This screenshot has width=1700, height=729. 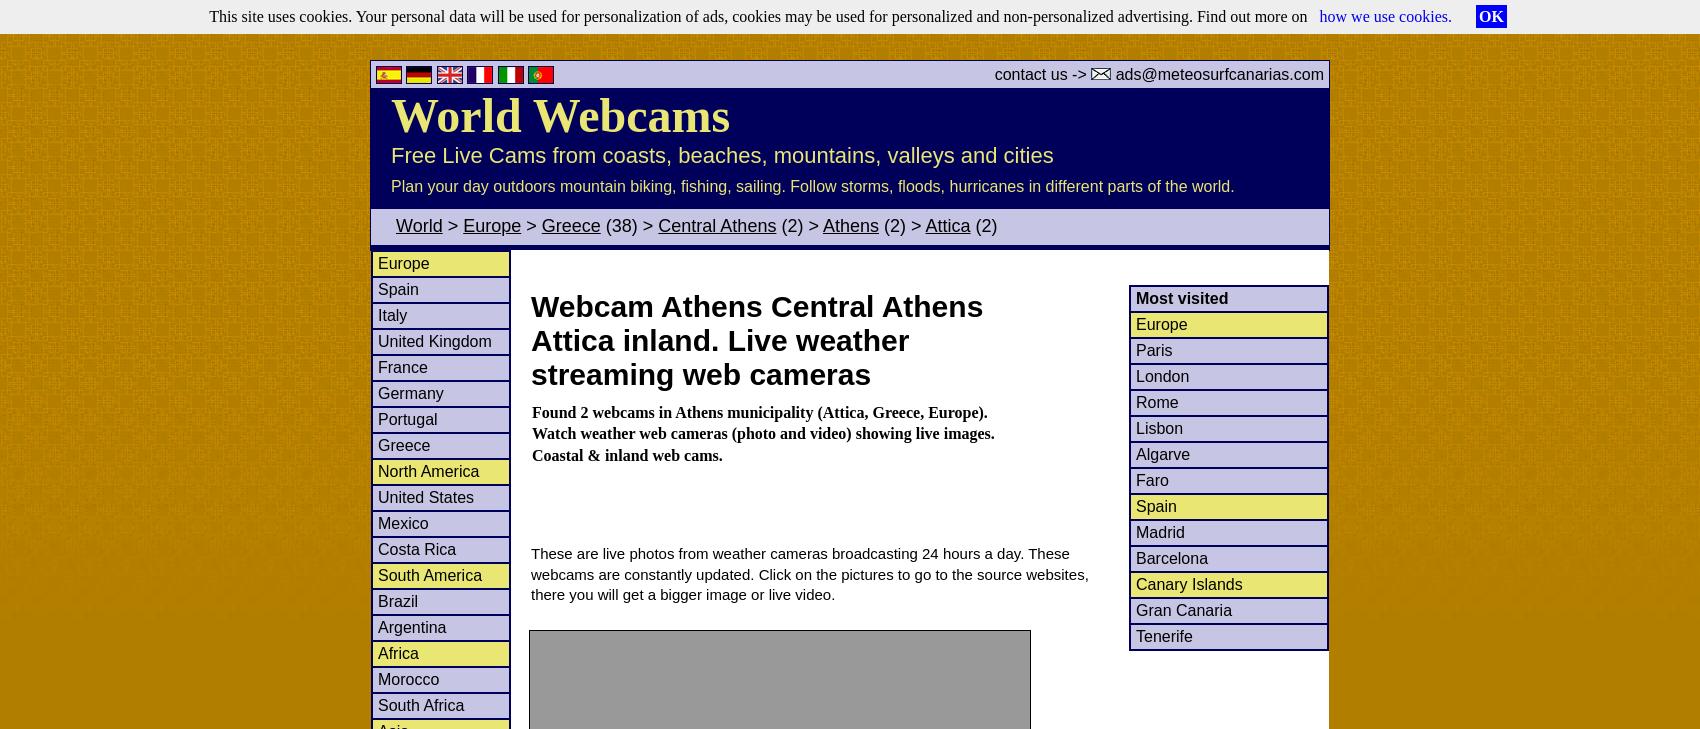 I want to click on 'Barcelona', so click(x=1170, y=557).